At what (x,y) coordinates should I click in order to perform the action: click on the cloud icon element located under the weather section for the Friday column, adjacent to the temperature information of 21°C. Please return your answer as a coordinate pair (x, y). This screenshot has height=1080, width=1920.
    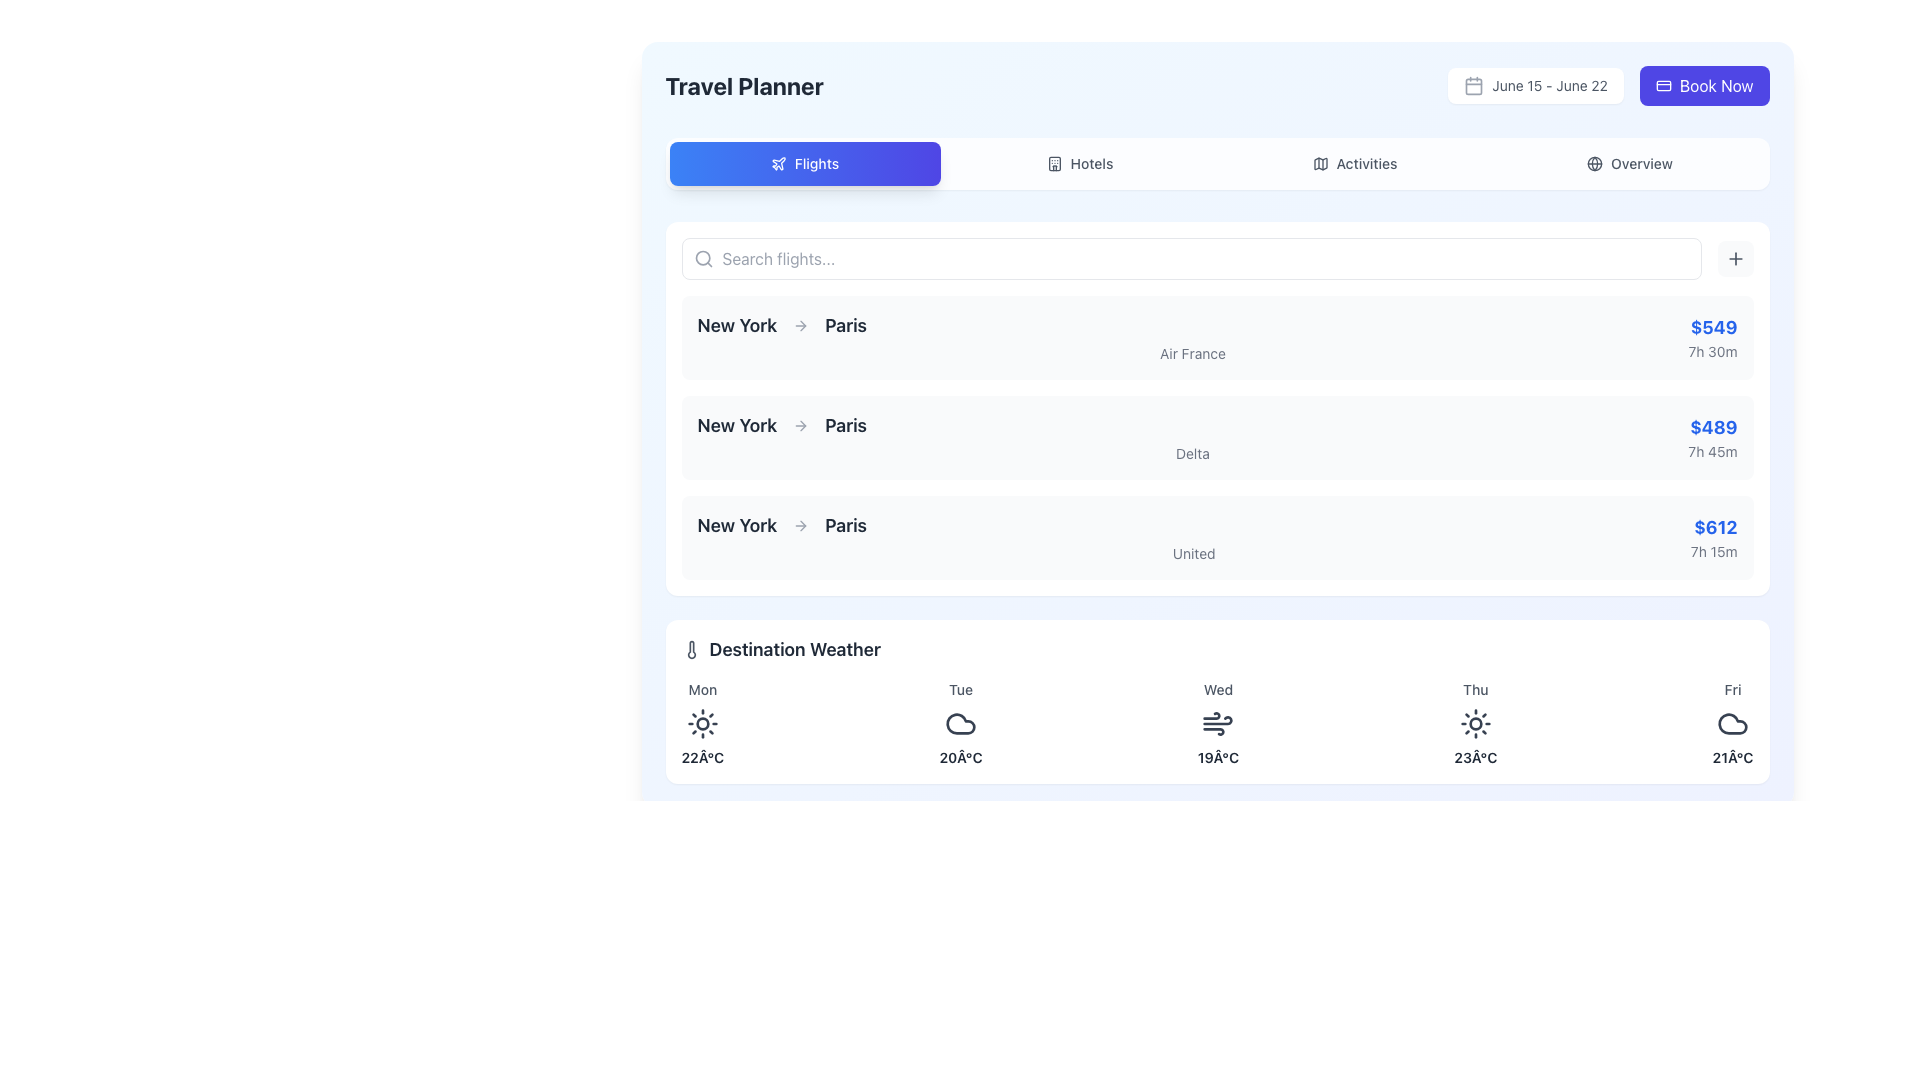
    Looking at the image, I should click on (1731, 724).